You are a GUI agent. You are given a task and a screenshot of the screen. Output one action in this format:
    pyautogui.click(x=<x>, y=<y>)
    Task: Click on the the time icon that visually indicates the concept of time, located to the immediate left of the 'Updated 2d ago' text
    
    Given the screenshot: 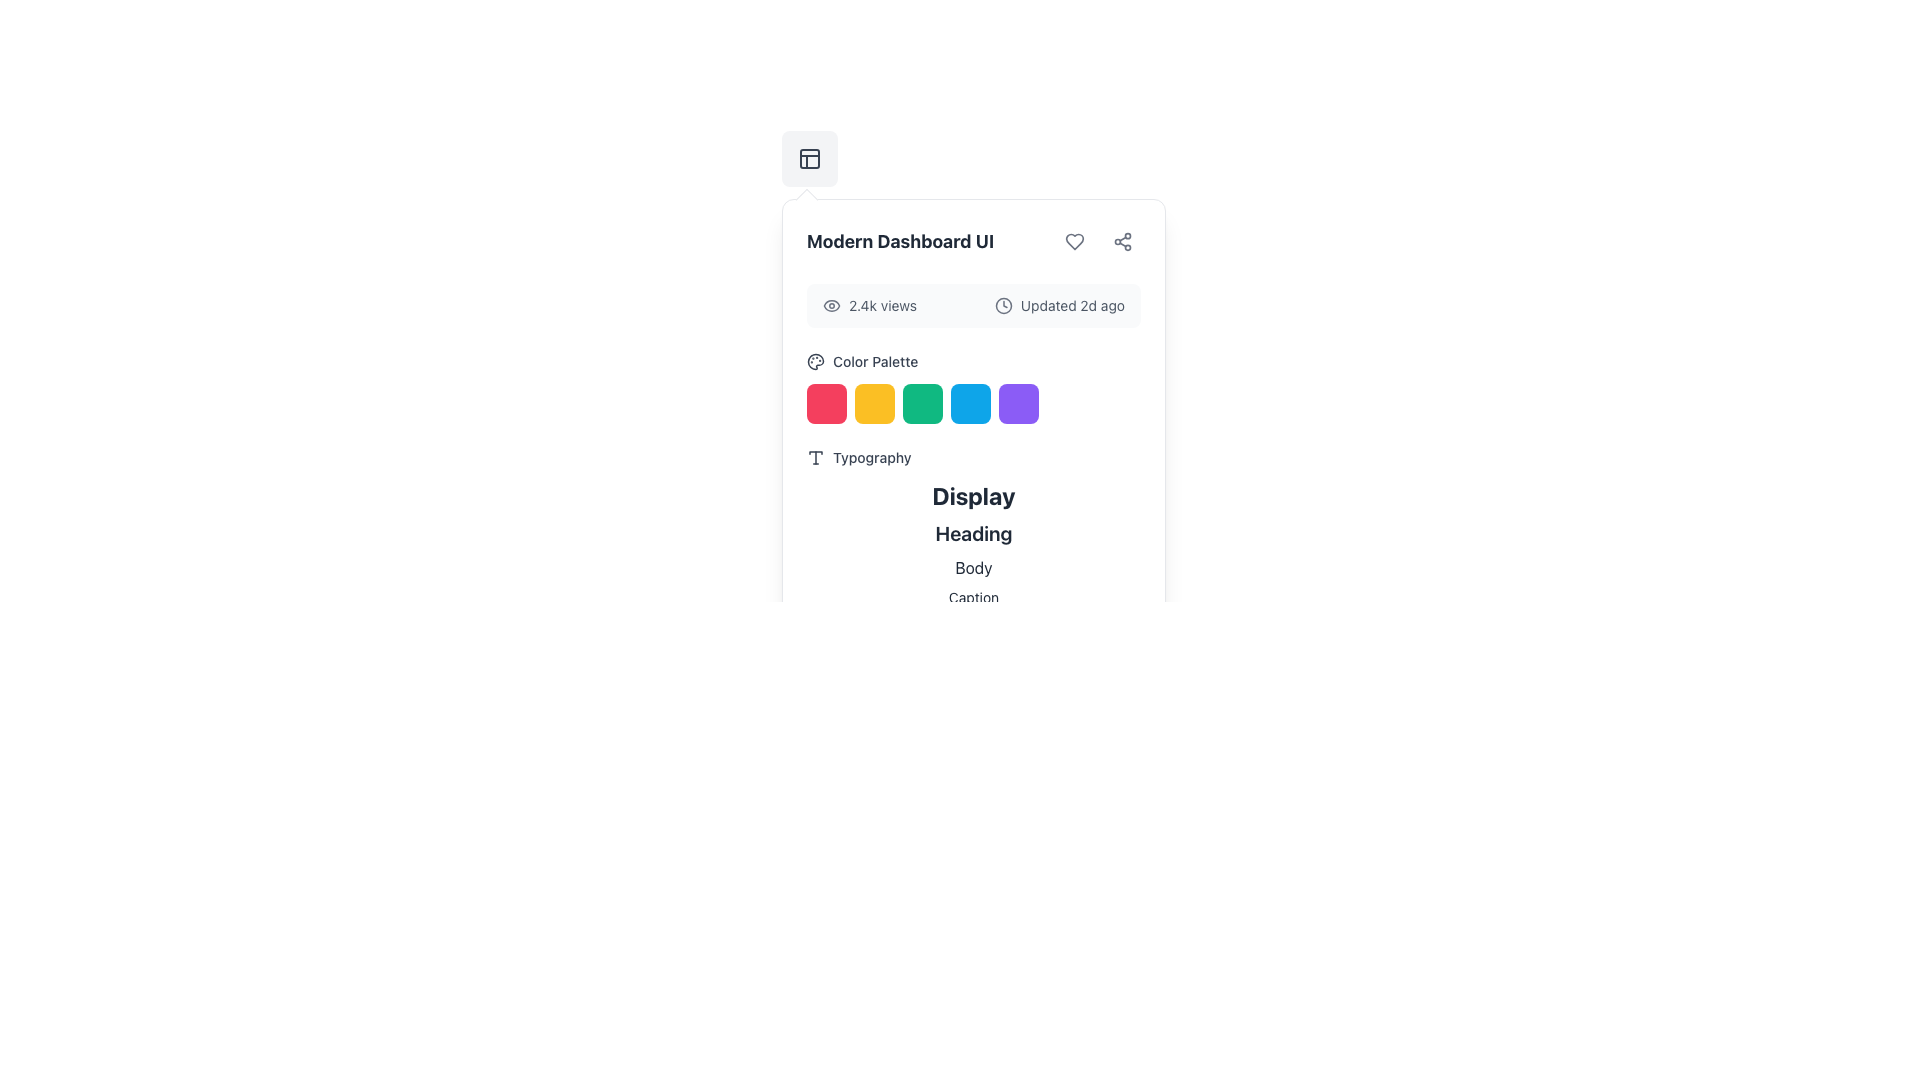 What is the action you would take?
    pyautogui.click(x=1003, y=305)
    